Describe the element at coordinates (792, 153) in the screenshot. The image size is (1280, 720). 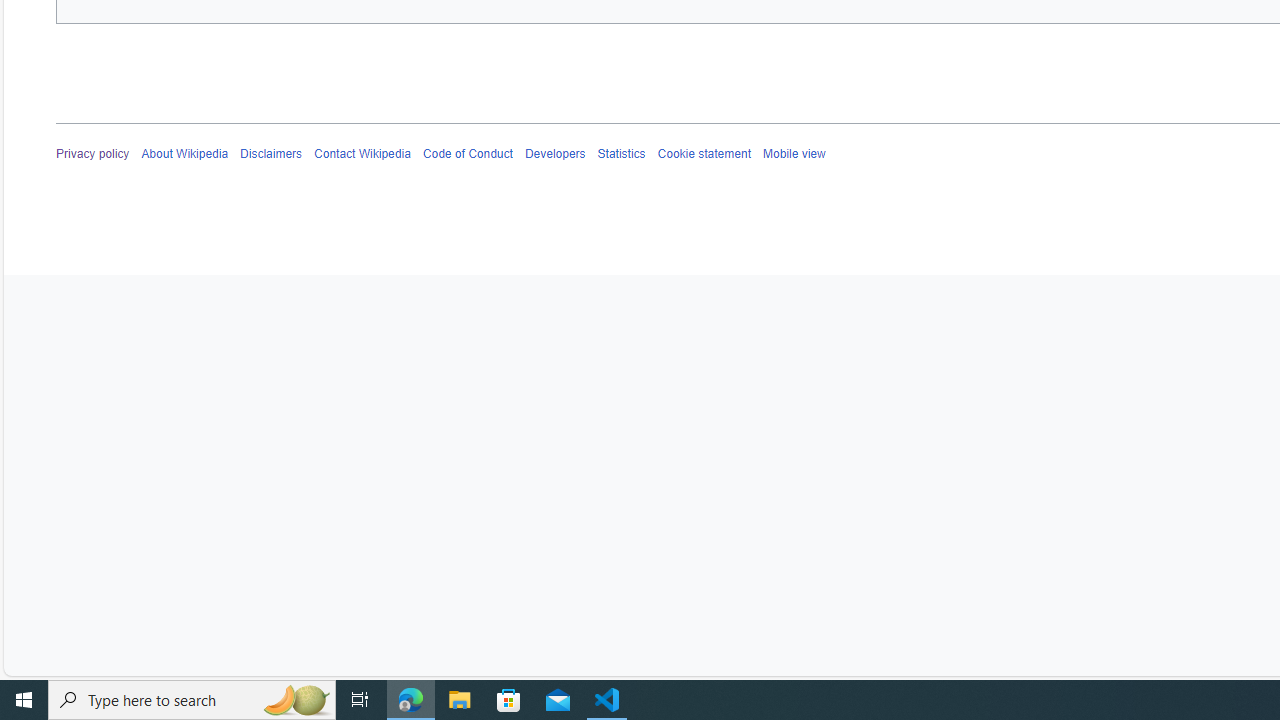
I see `'Mobile view'` at that location.